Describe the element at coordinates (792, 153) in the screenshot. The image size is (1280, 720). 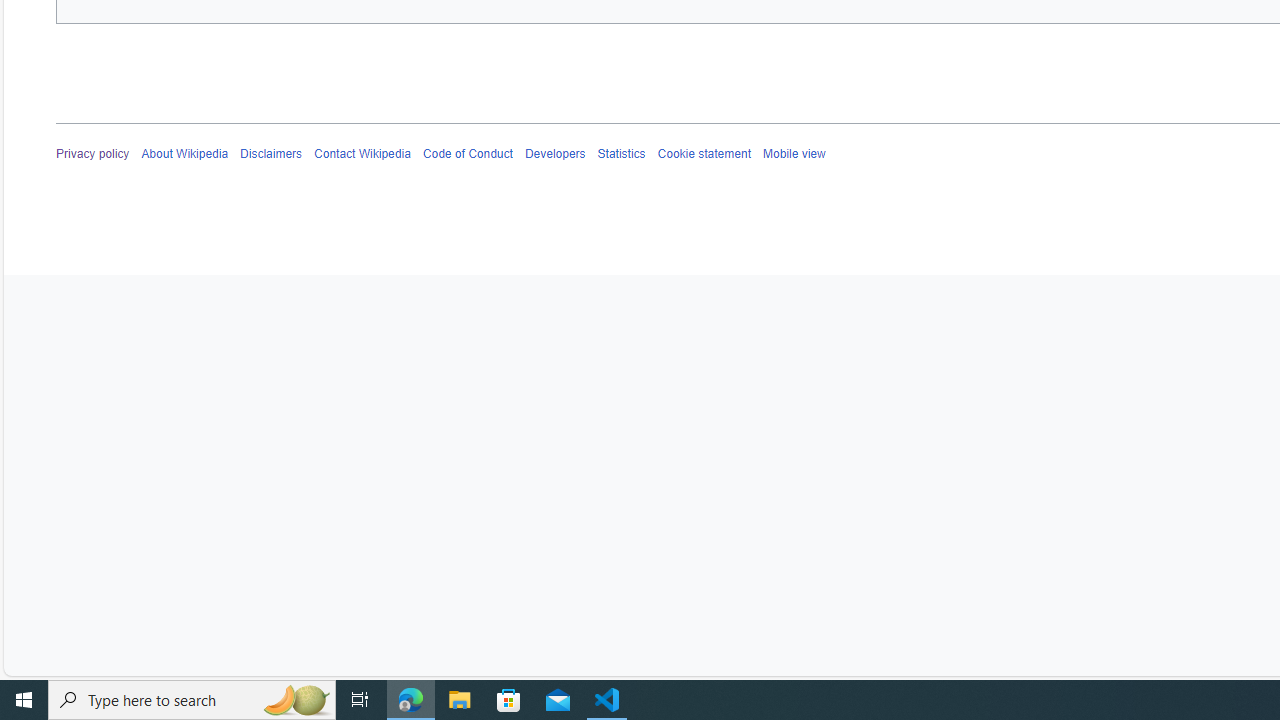
I see `'Mobile view'` at that location.